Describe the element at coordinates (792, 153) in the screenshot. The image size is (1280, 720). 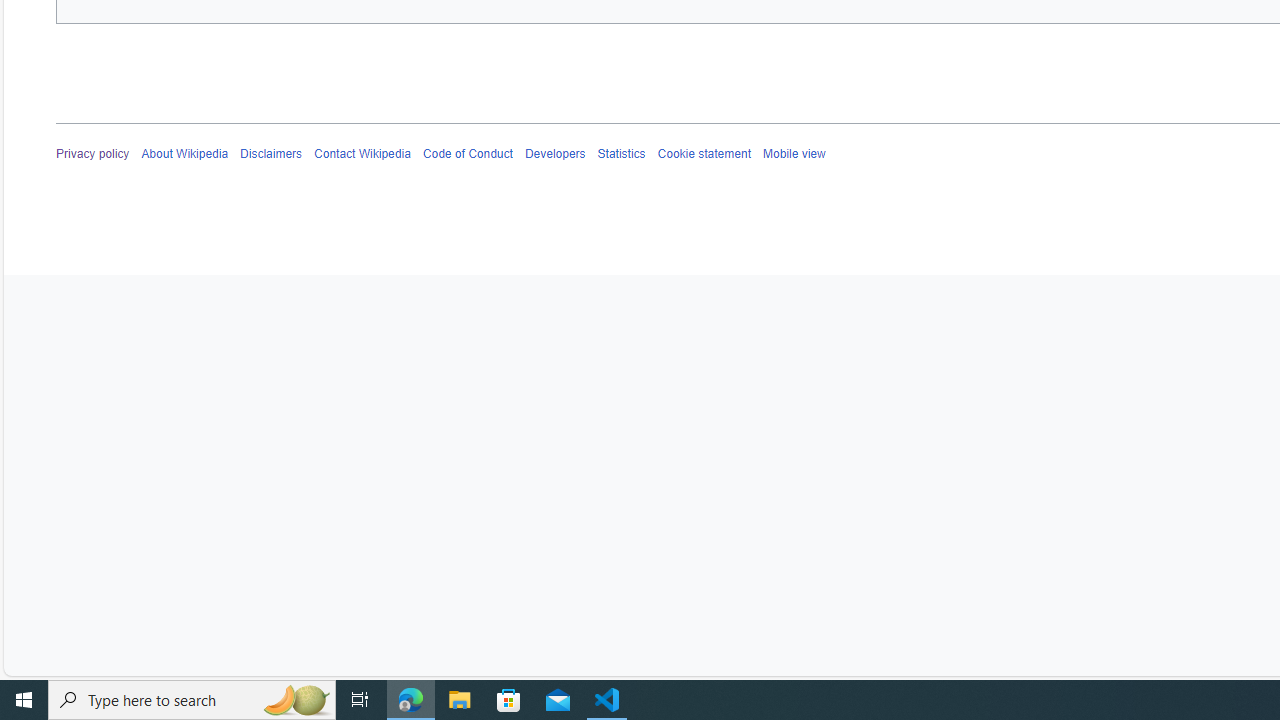
I see `'Mobile view'` at that location.